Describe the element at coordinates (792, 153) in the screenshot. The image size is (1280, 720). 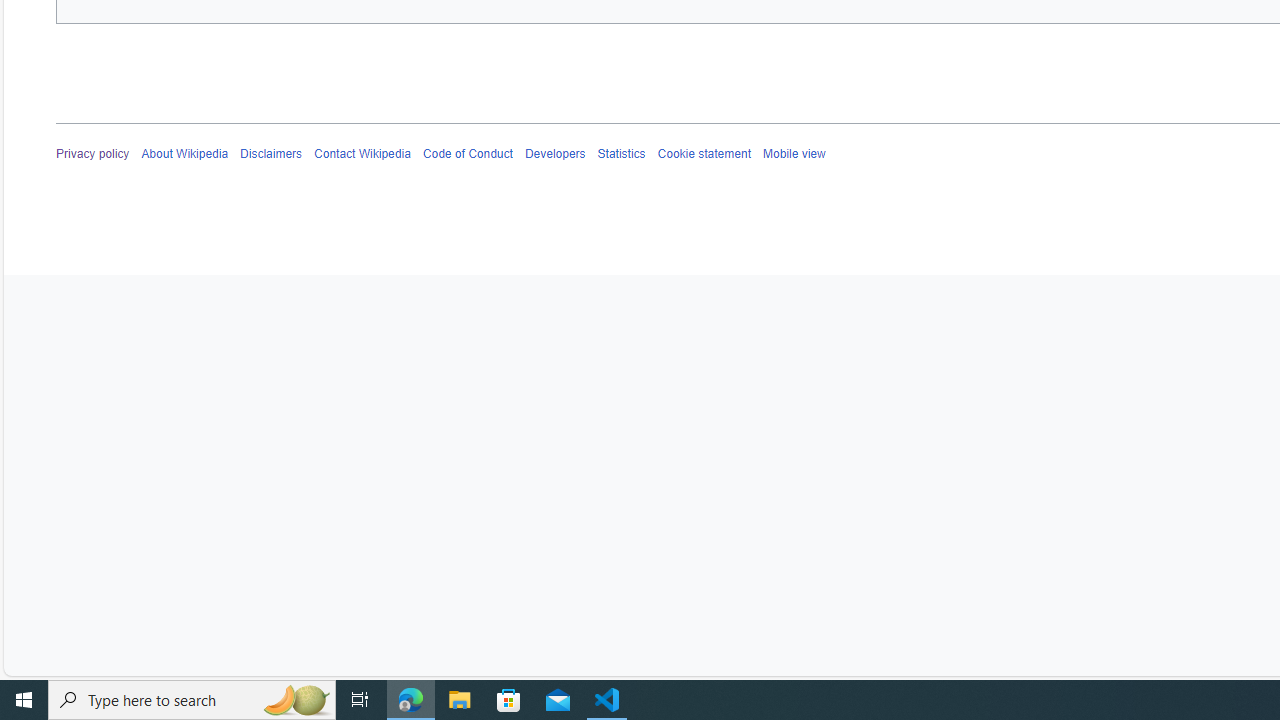
I see `'Mobile view'` at that location.